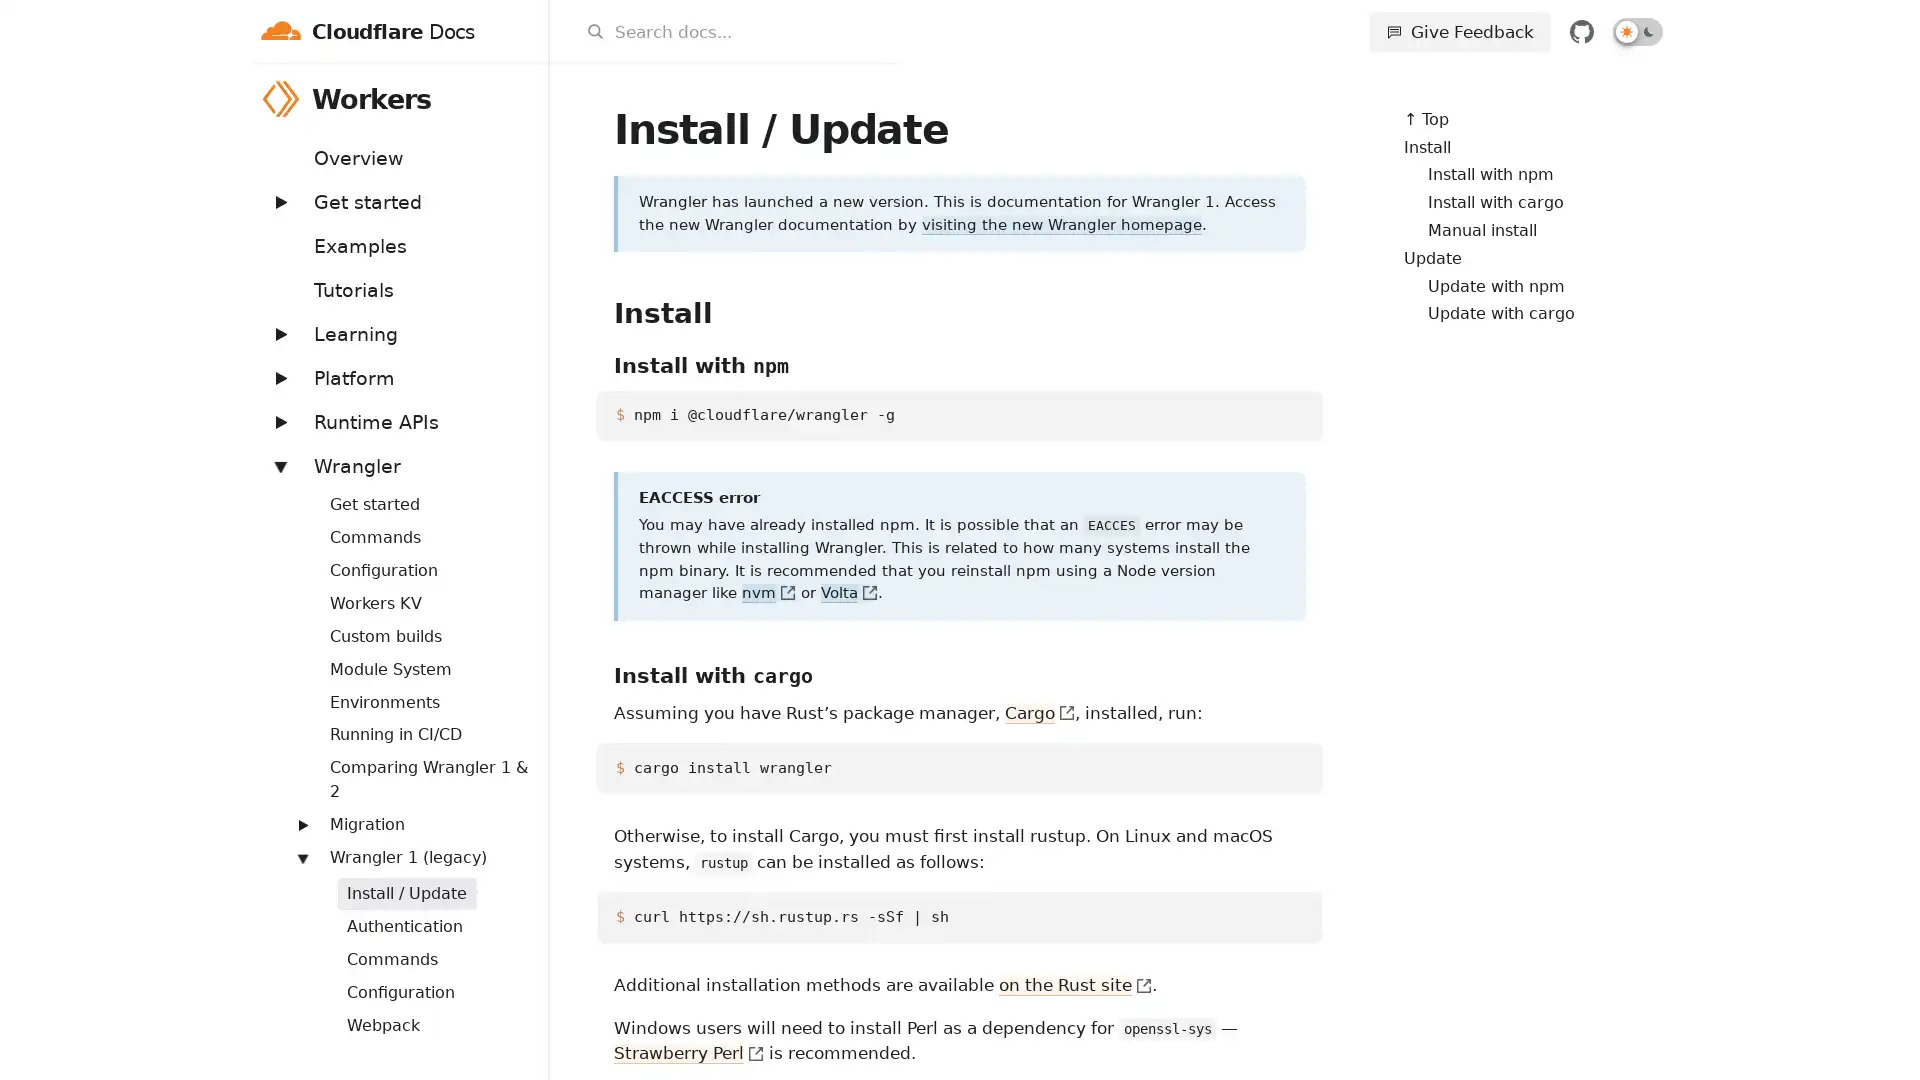 This screenshot has height=1080, width=1920. What do you see at coordinates (301, 824) in the screenshot?
I see `Expand: Migration` at bounding box center [301, 824].